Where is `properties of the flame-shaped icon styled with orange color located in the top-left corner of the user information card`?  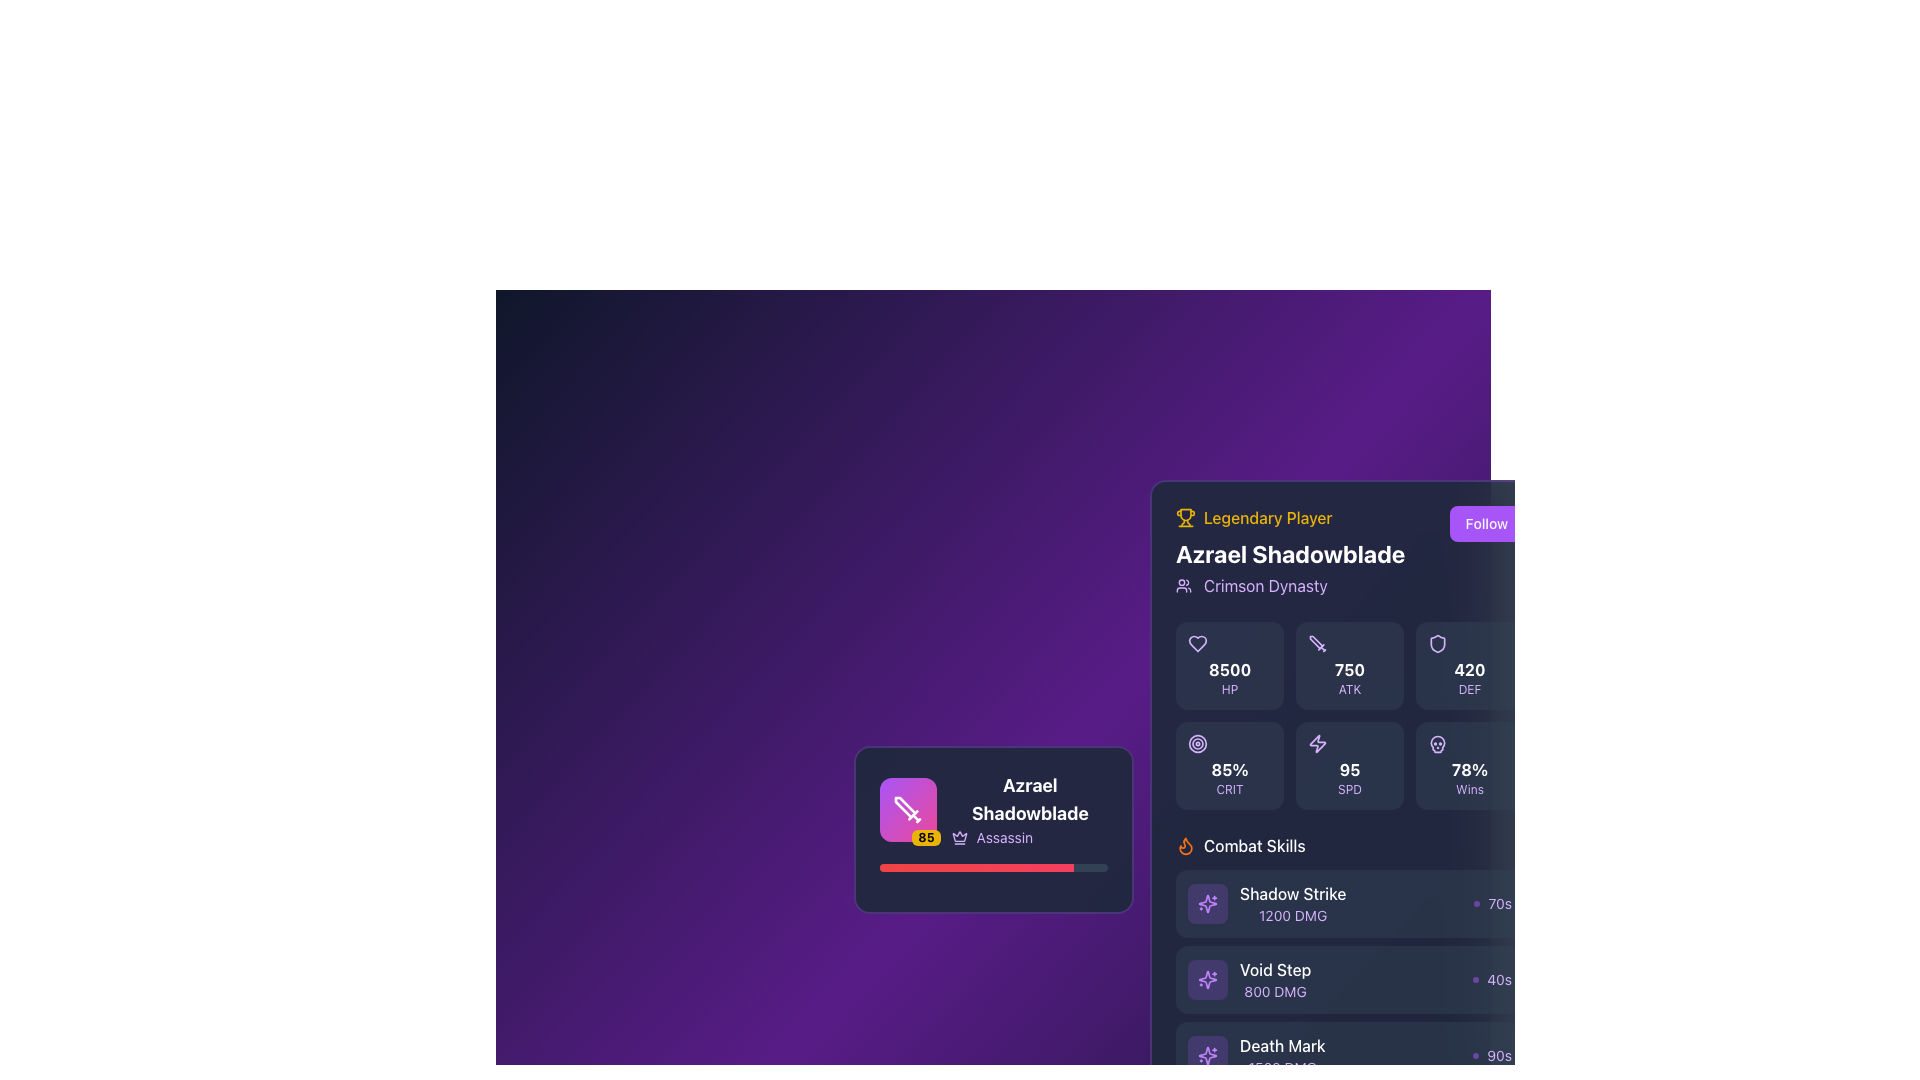 properties of the flame-shaped icon styled with orange color located in the top-left corner of the user information card is located at coordinates (1185, 846).